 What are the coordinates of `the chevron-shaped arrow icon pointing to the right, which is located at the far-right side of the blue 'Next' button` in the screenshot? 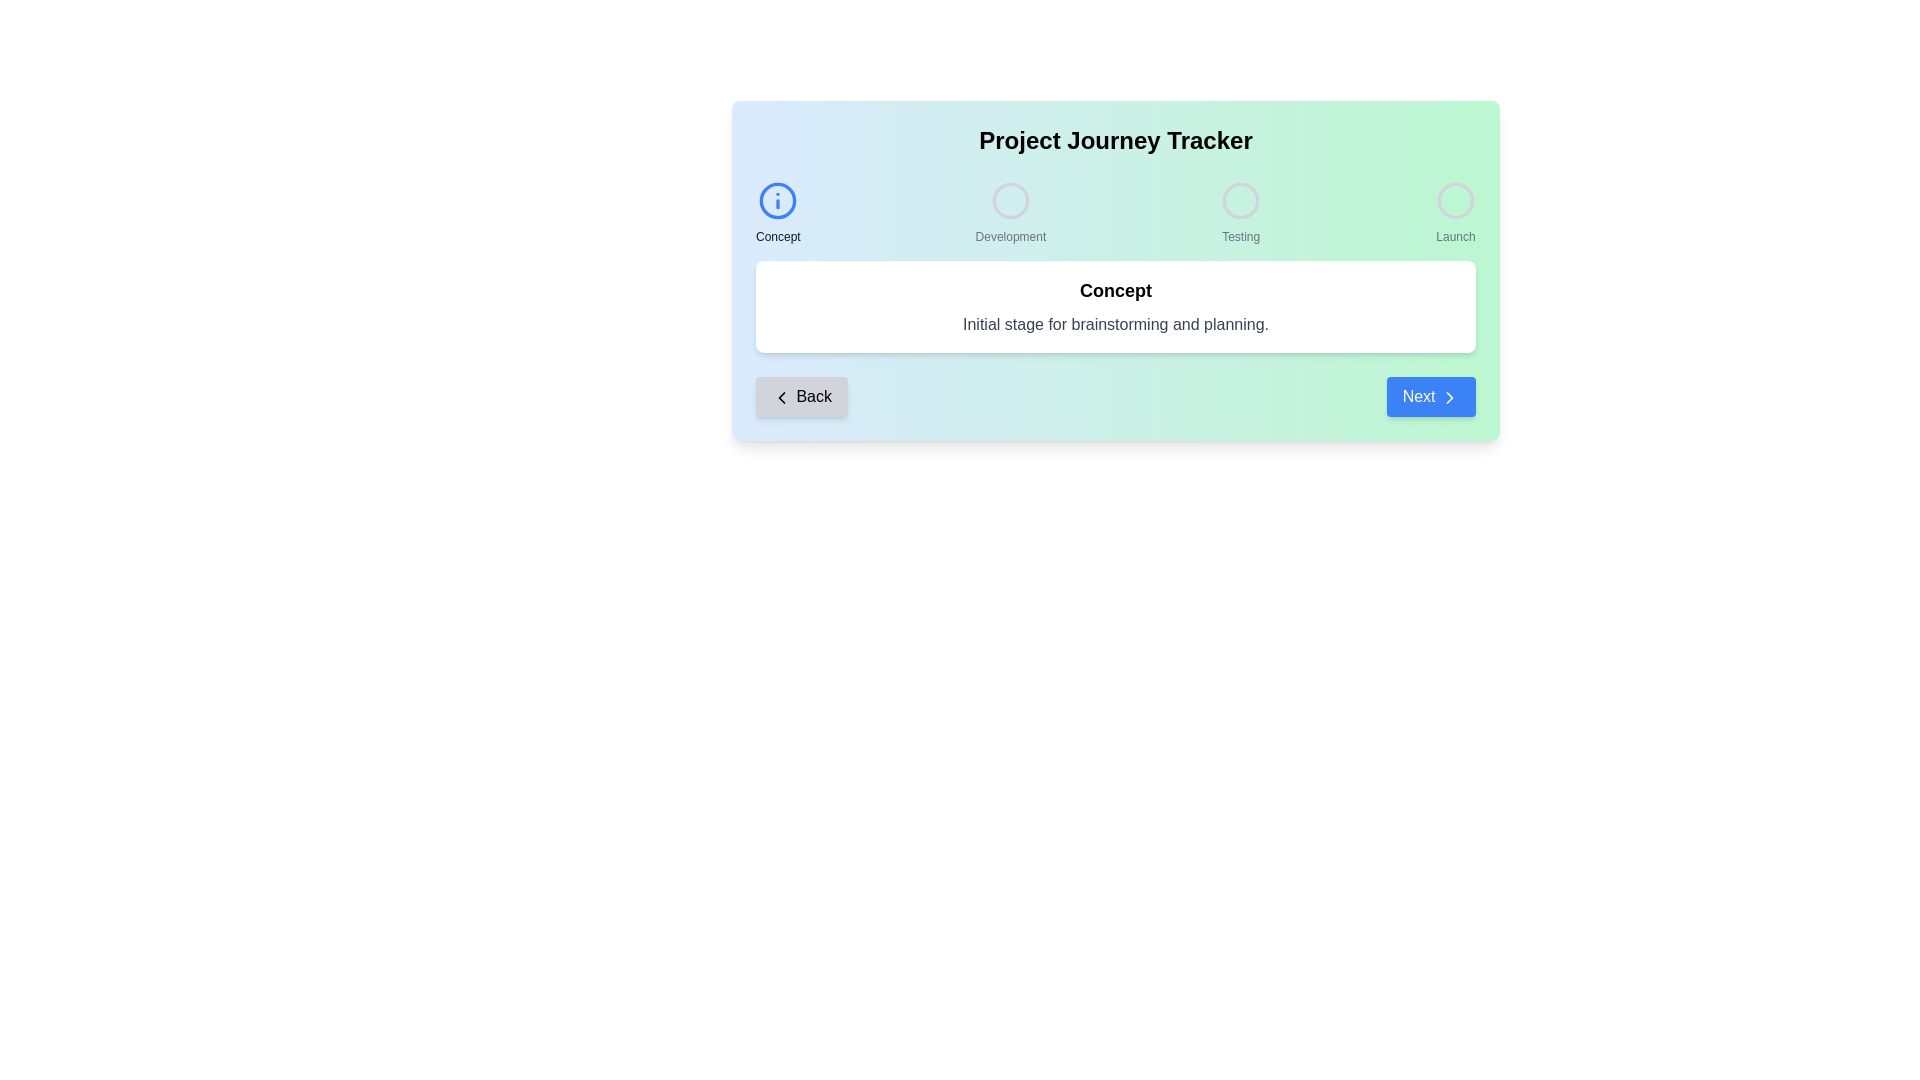 It's located at (1449, 397).